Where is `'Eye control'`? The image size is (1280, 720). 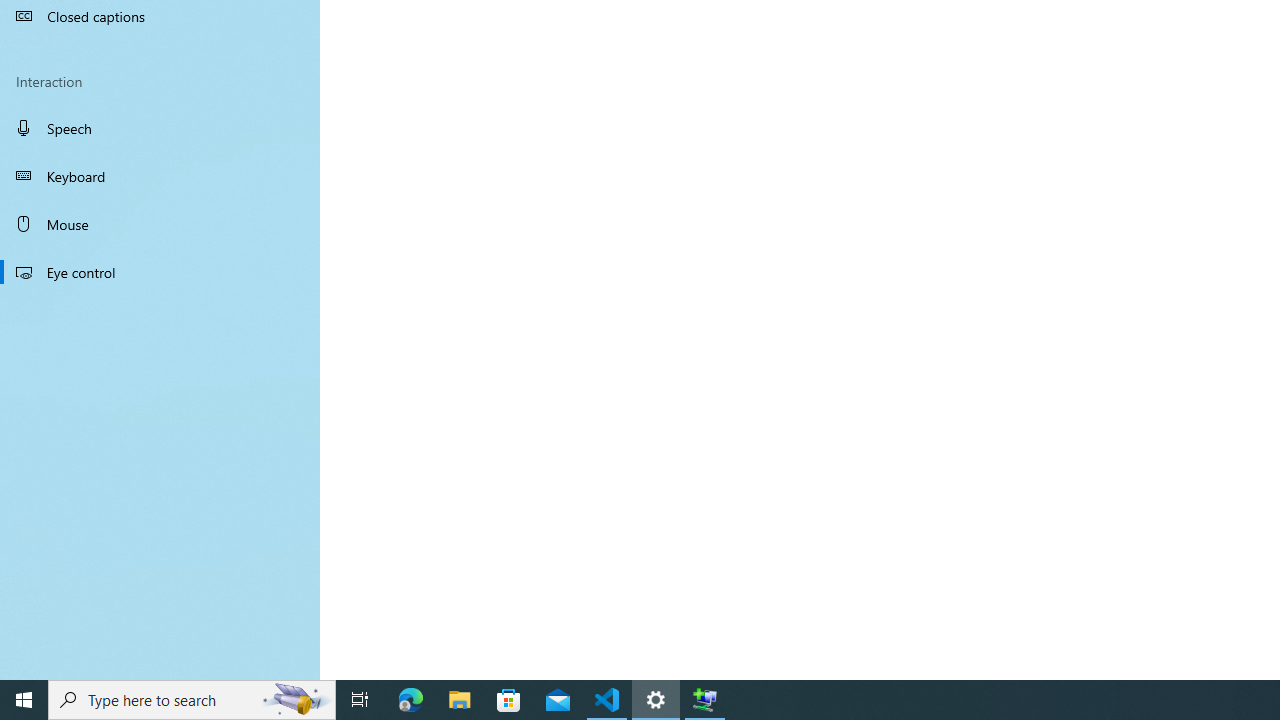 'Eye control' is located at coordinates (160, 271).